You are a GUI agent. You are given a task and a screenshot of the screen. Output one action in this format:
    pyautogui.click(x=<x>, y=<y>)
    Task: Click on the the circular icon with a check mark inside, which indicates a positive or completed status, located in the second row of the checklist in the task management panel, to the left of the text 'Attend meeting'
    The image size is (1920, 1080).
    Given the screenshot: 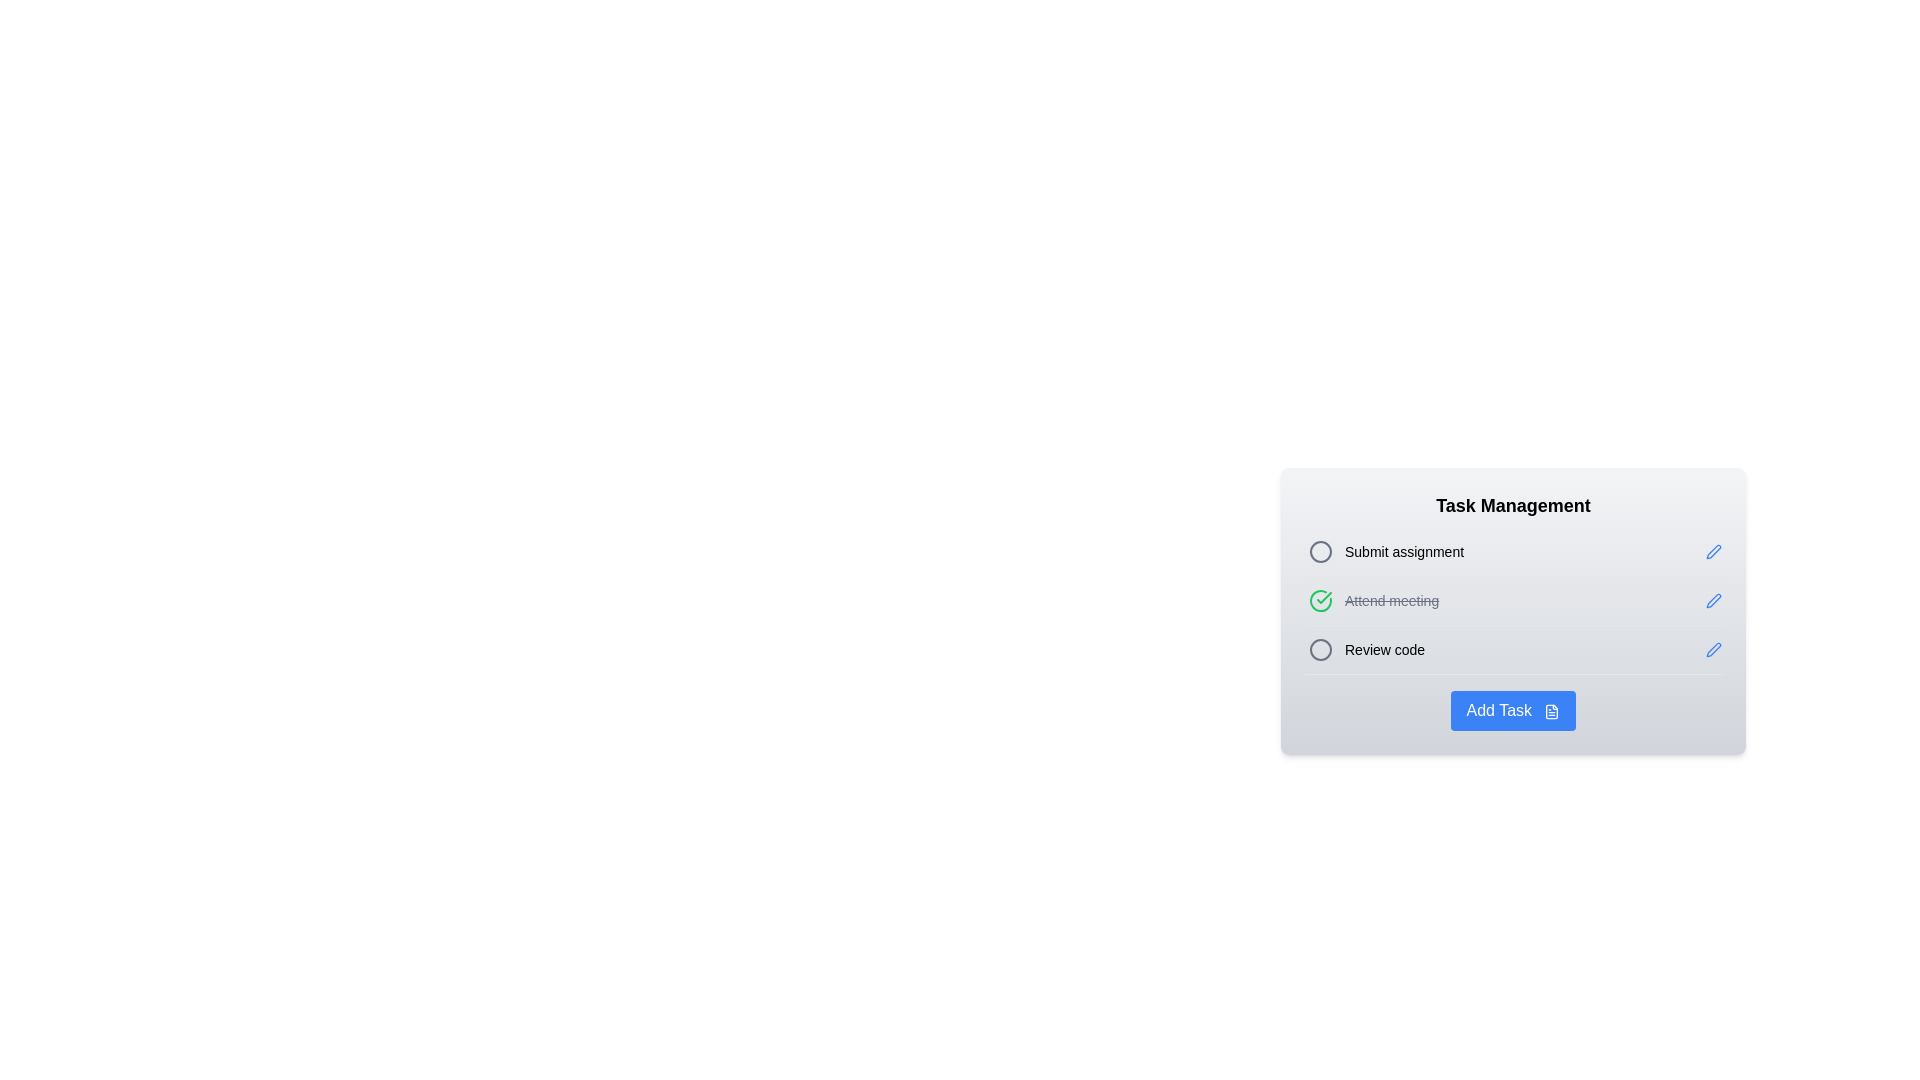 What is the action you would take?
    pyautogui.click(x=1320, y=600)
    